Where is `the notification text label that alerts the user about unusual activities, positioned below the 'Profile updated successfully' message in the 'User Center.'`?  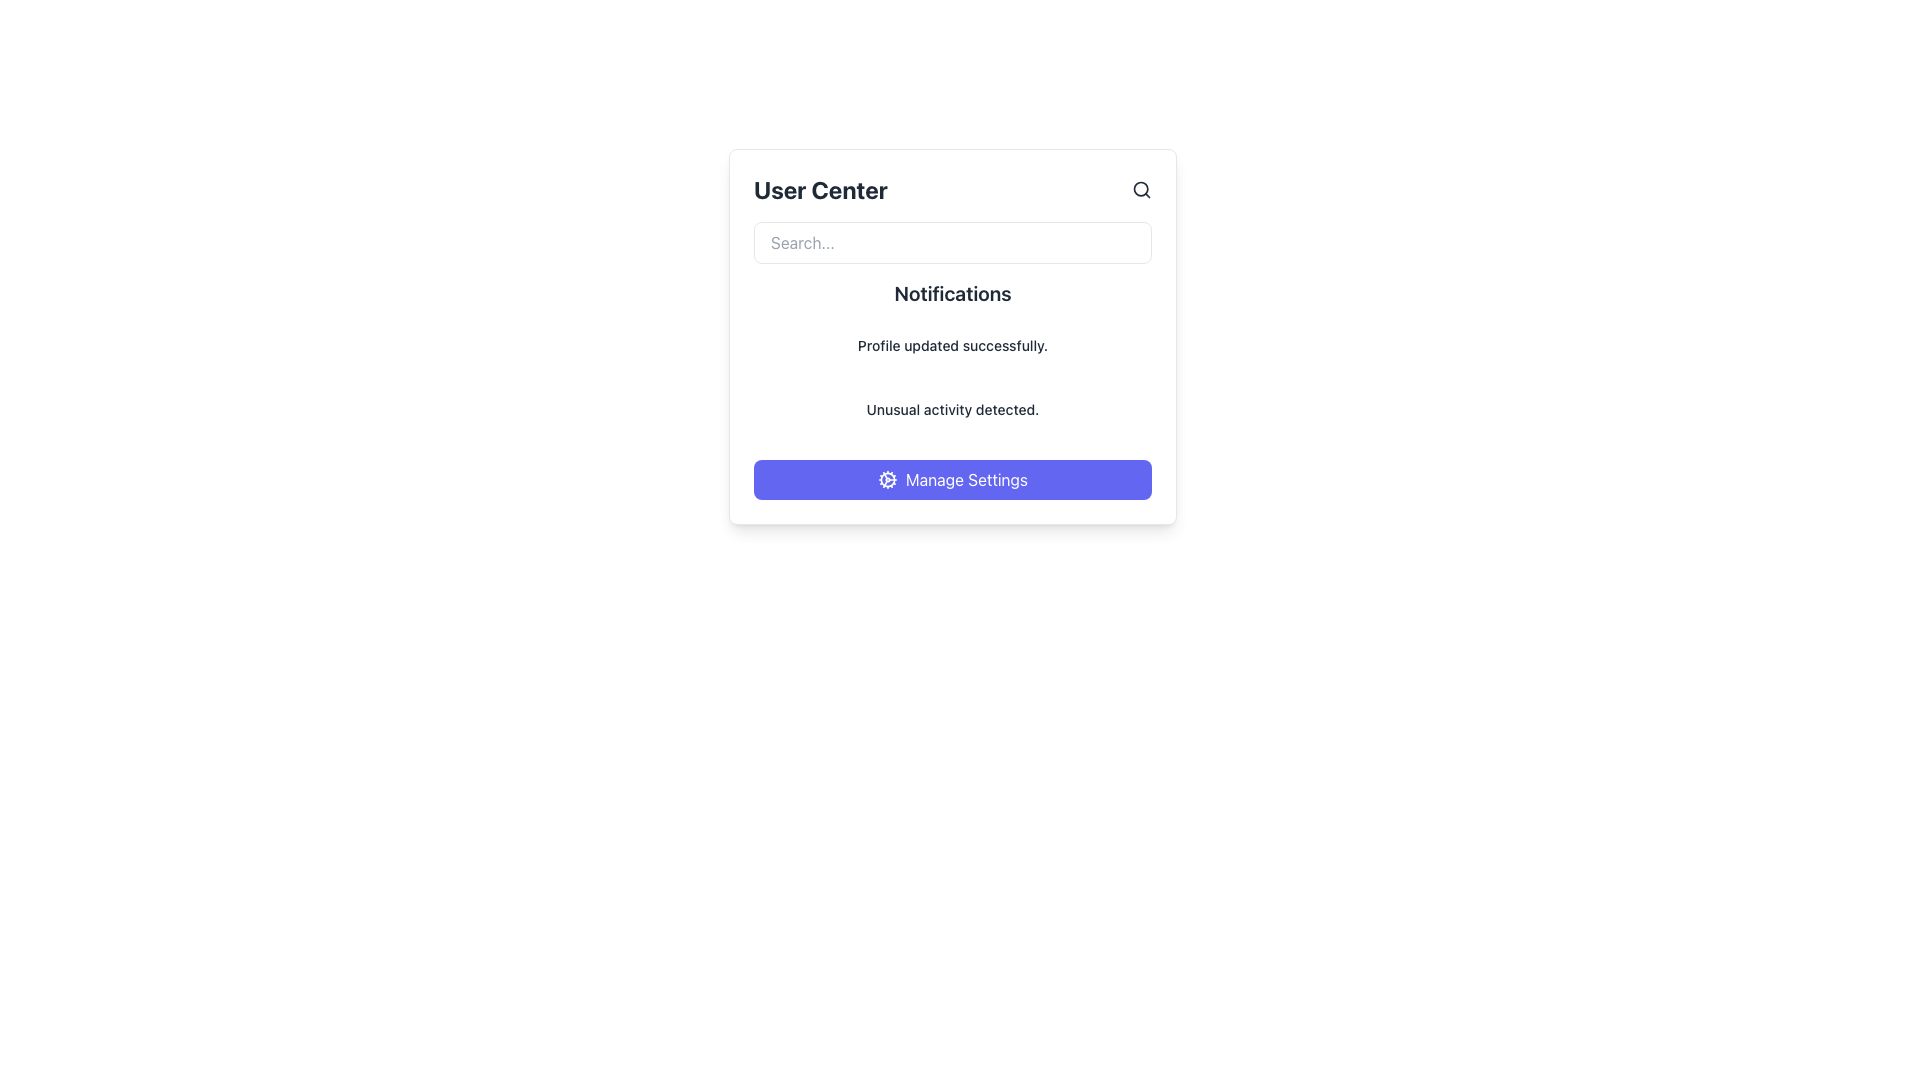
the notification text label that alerts the user about unusual activities, positioned below the 'Profile updated successfully' message in the 'User Center.' is located at coordinates (952, 408).